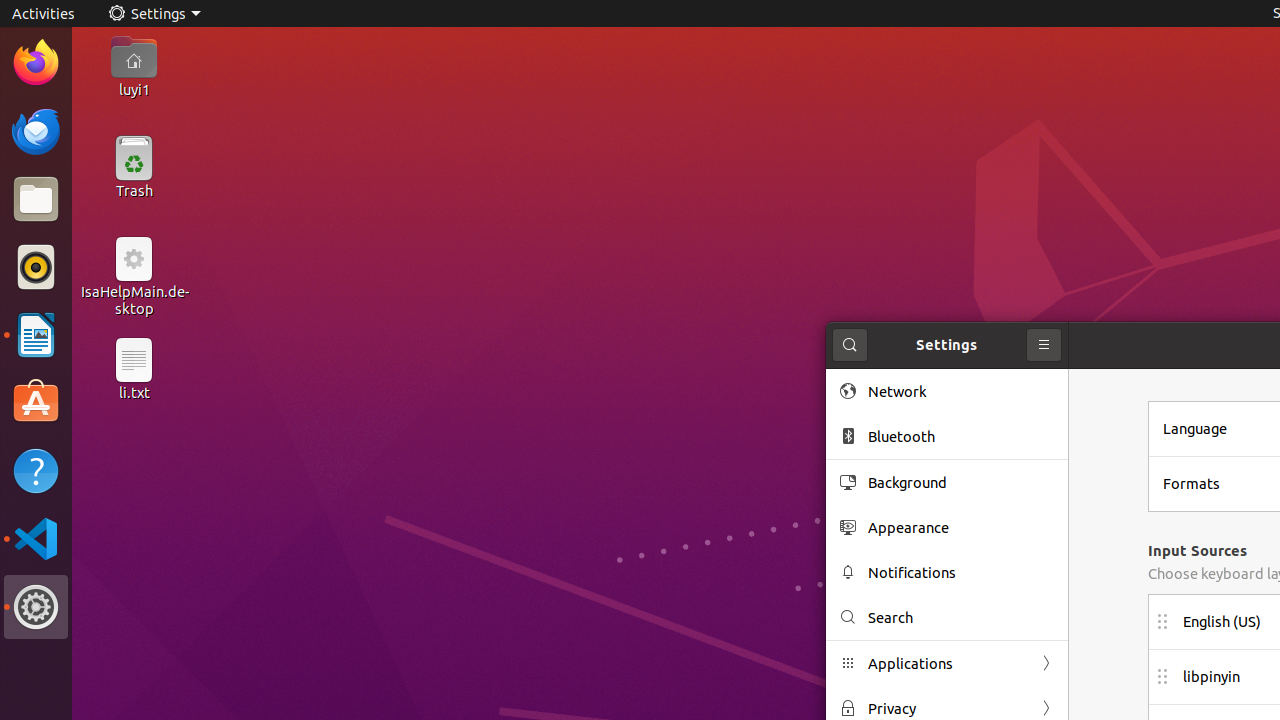  I want to click on 'Search', so click(961, 616).